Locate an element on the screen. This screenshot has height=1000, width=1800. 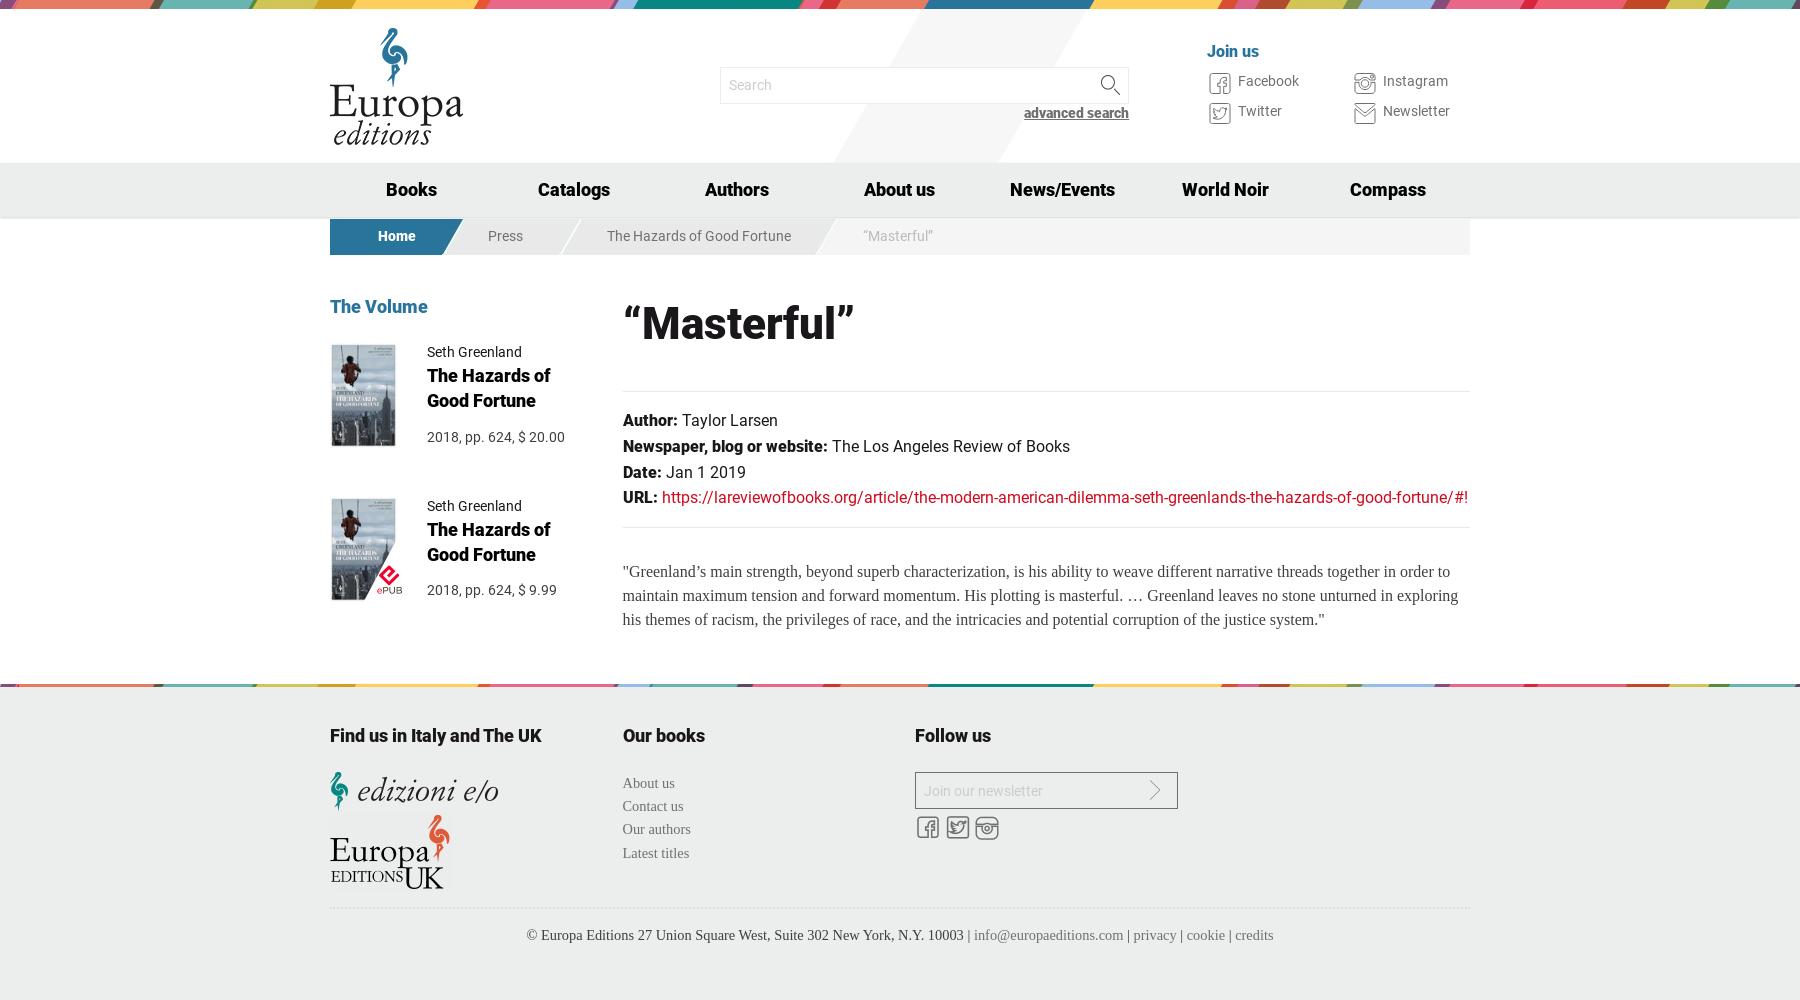
'Home' is located at coordinates (397, 234).